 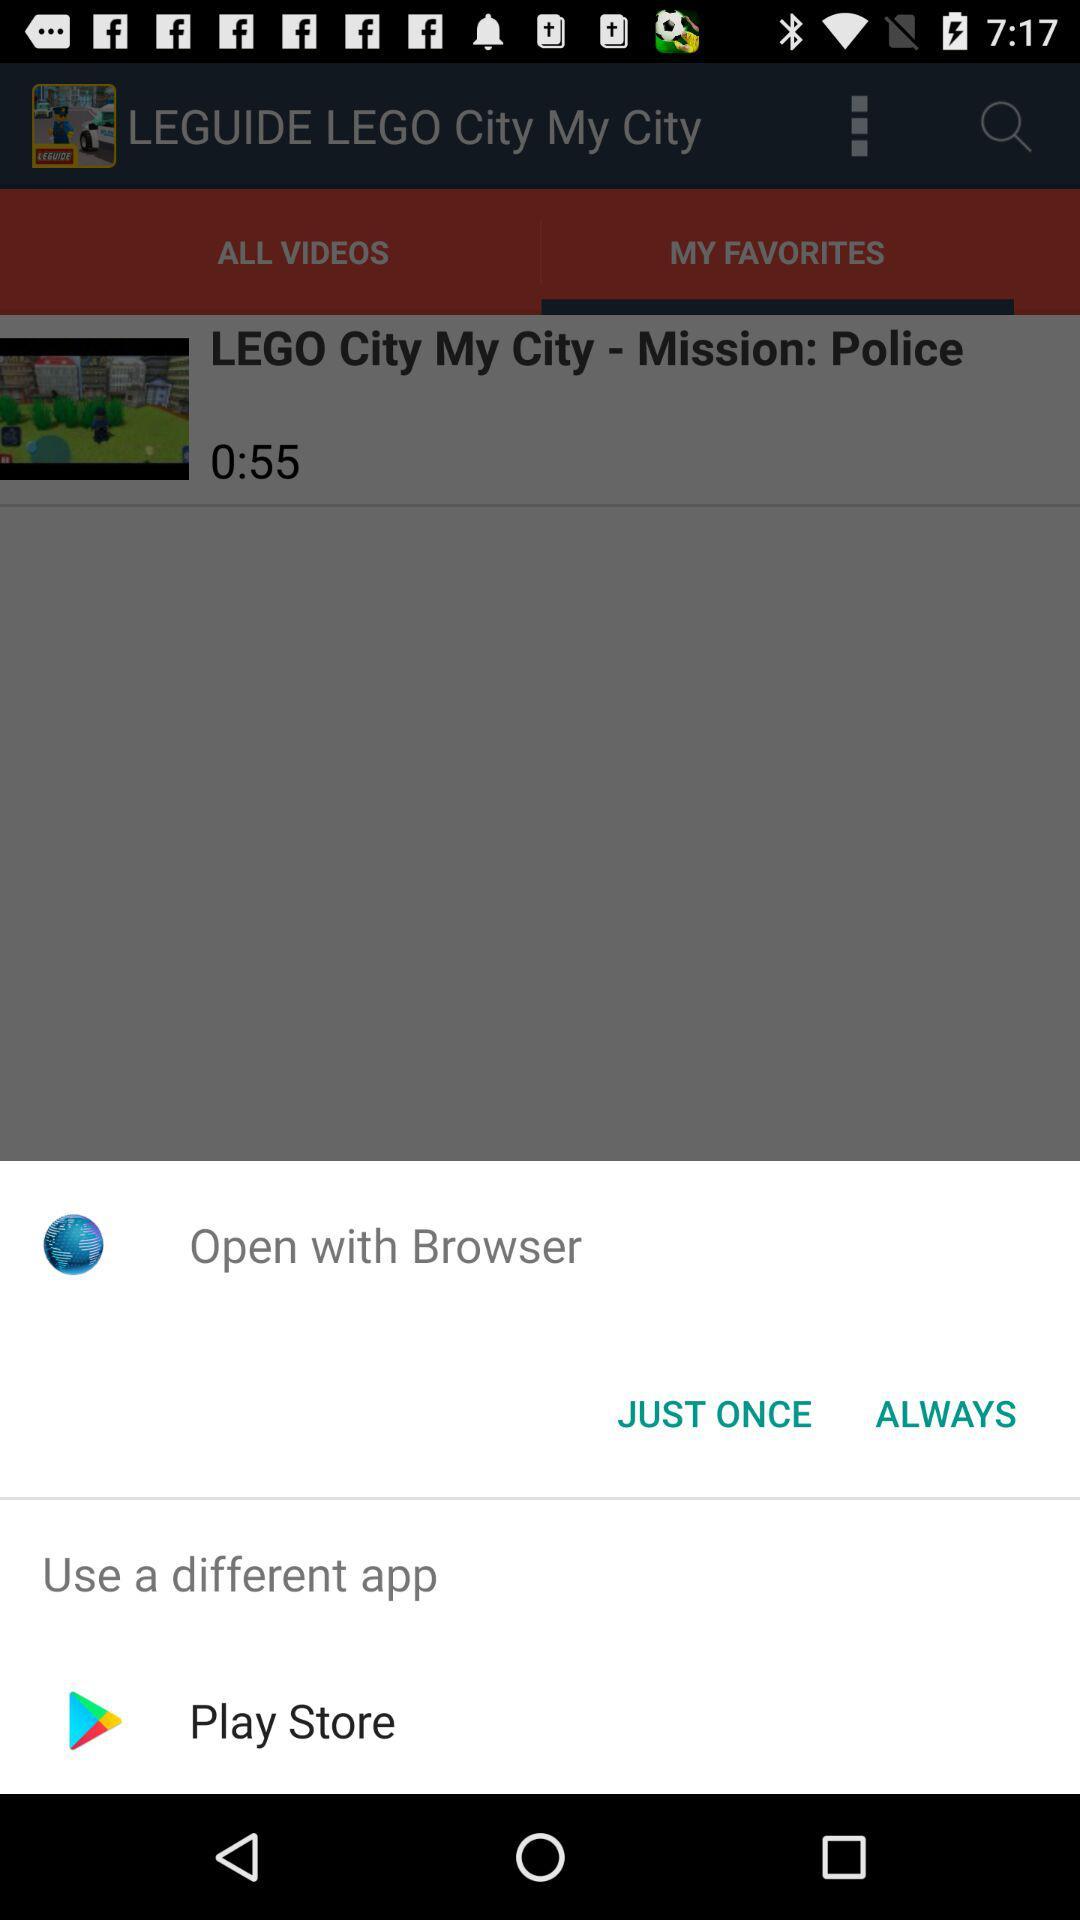 I want to click on the play store icon, so click(x=292, y=1719).